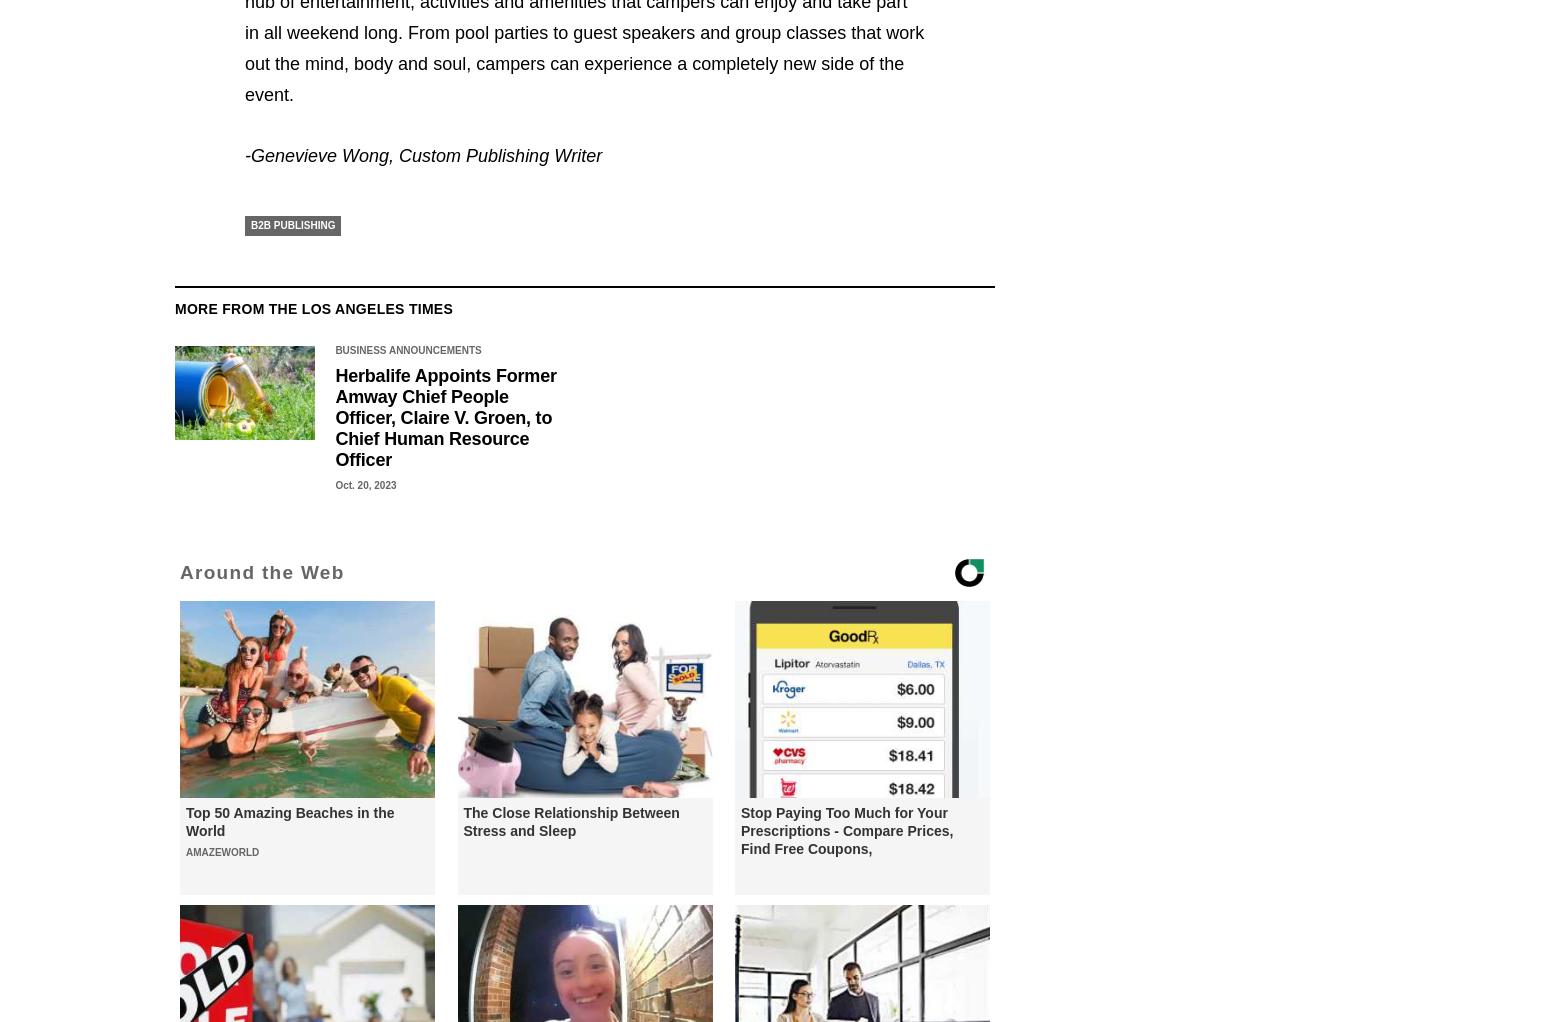 The height and width of the screenshot is (1022, 1550). Describe the element at coordinates (407, 350) in the screenshot. I see `'Business Announcements'` at that location.